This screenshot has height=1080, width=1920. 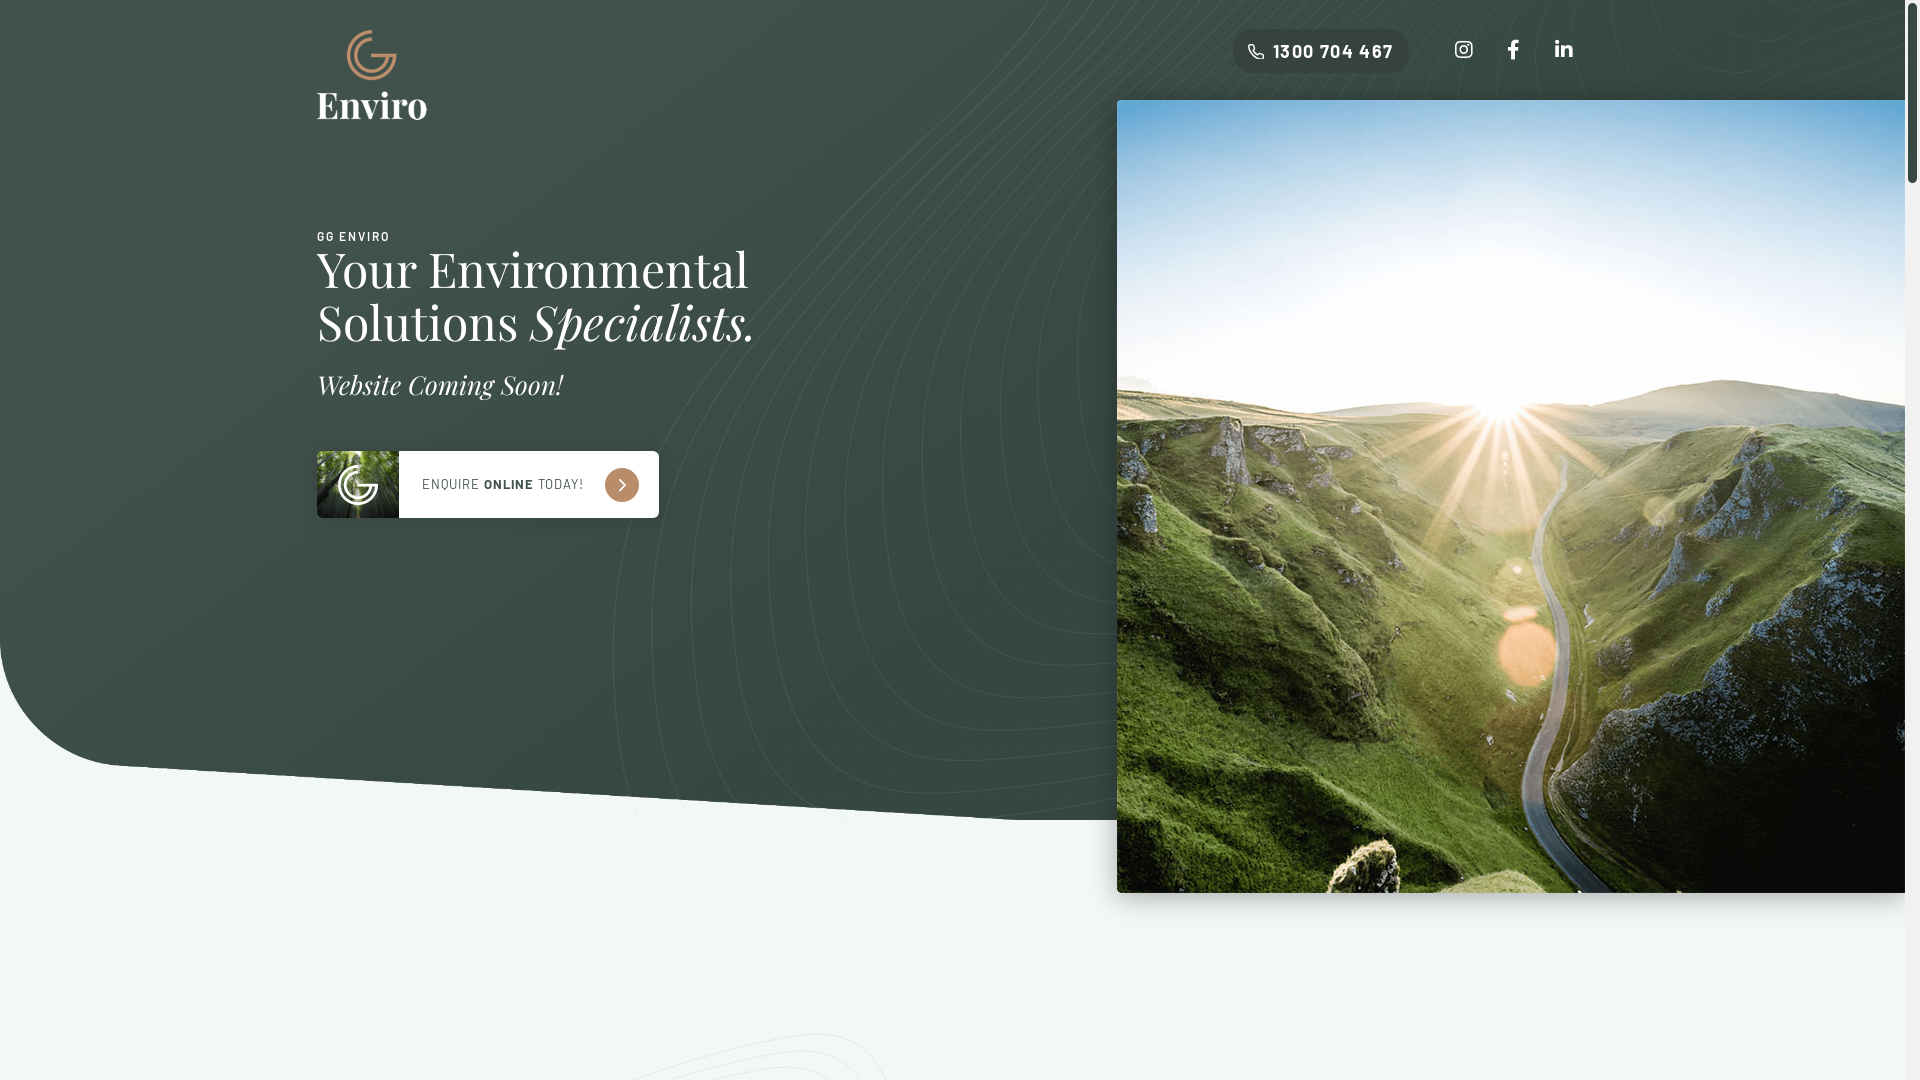 I want to click on 'ENQUIRE ONLINE TODAY!', so click(x=486, y=484).